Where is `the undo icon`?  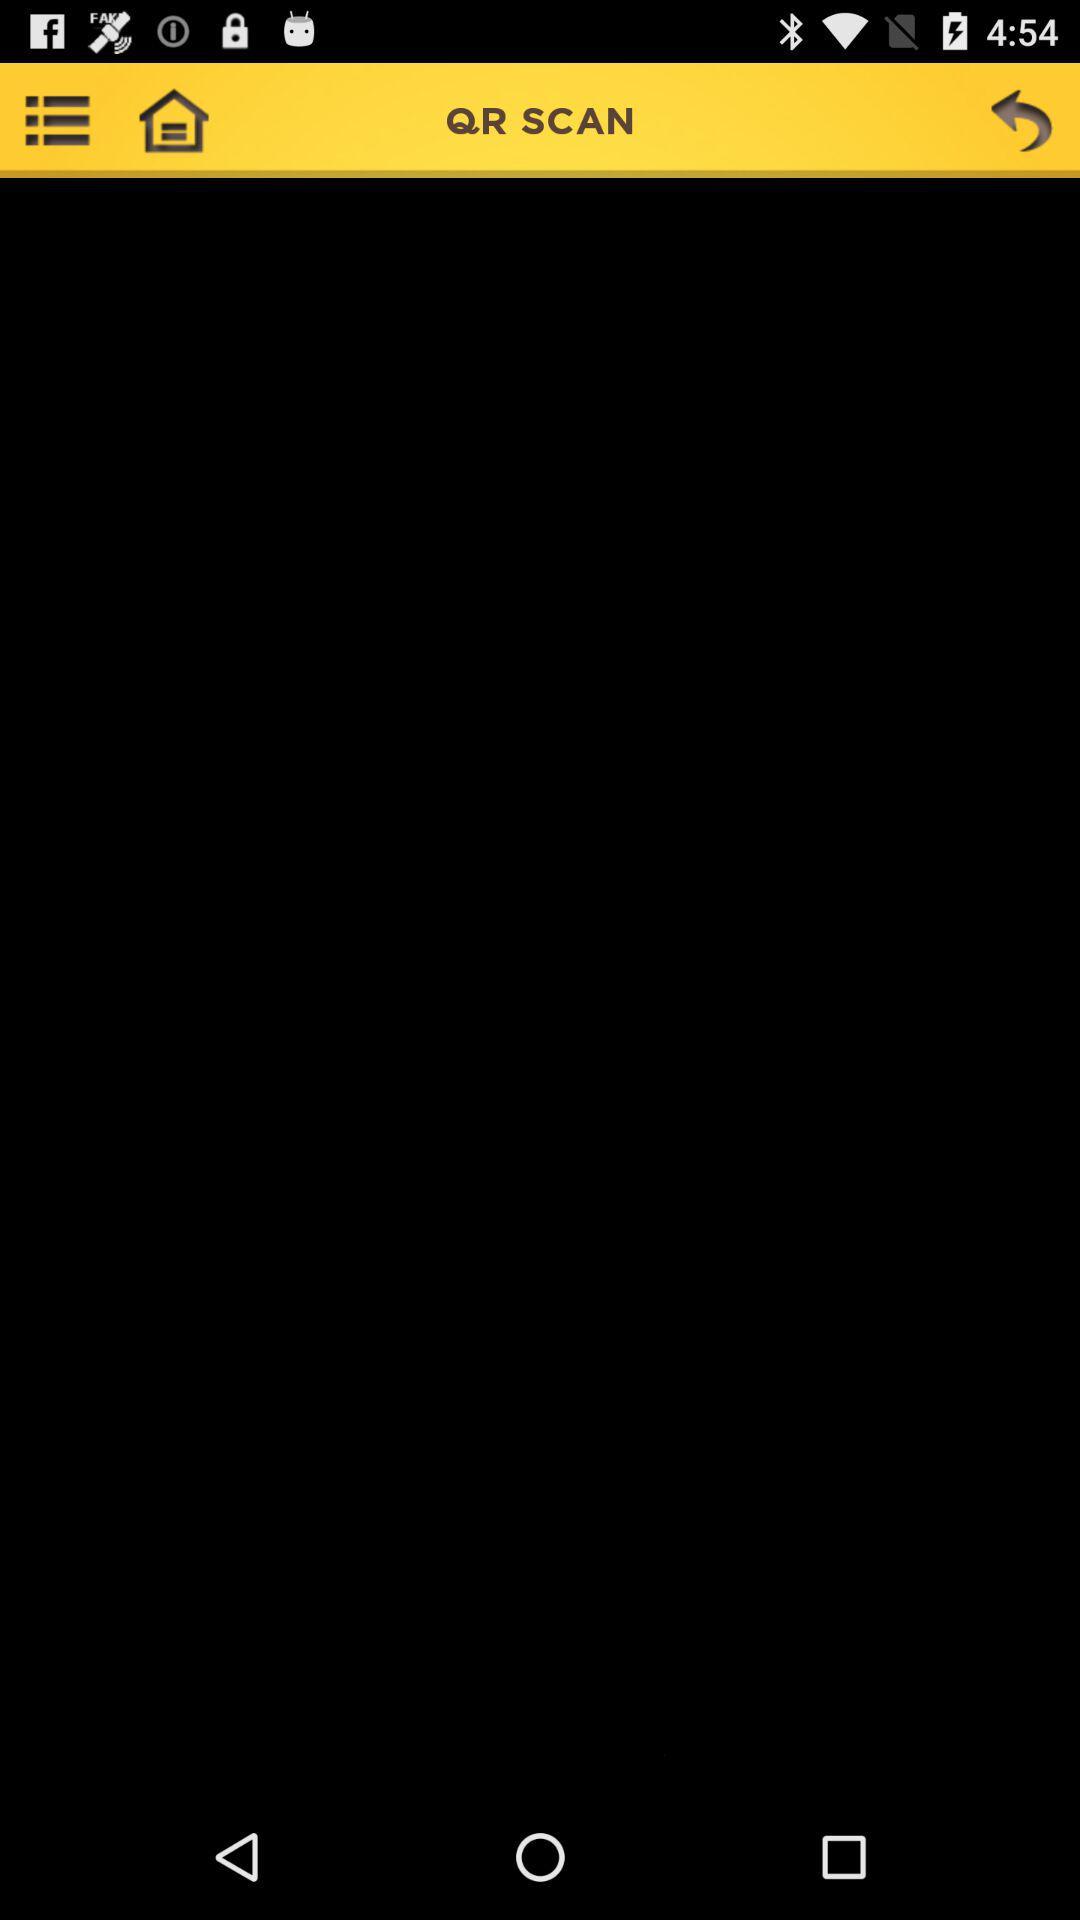
the undo icon is located at coordinates (1022, 128).